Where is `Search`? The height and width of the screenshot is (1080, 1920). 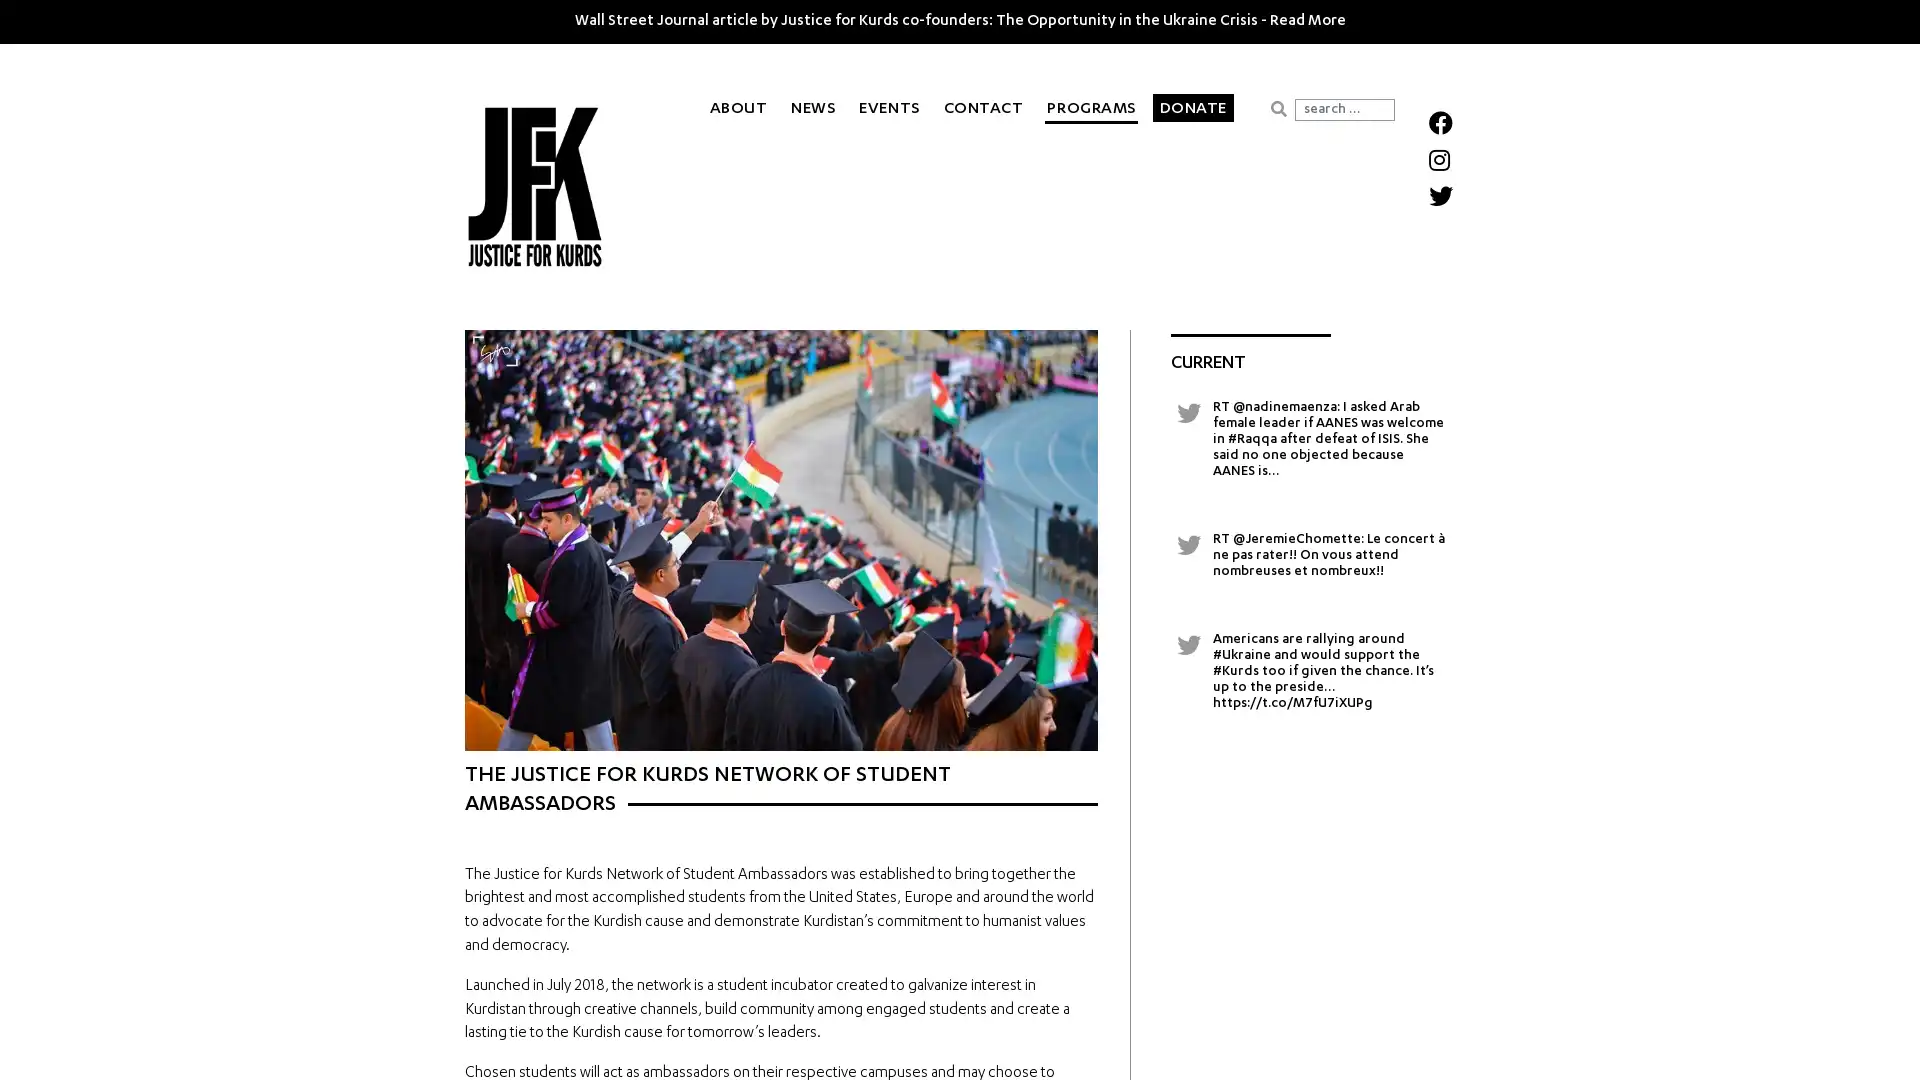
Search is located at coordinates (1277, 108).